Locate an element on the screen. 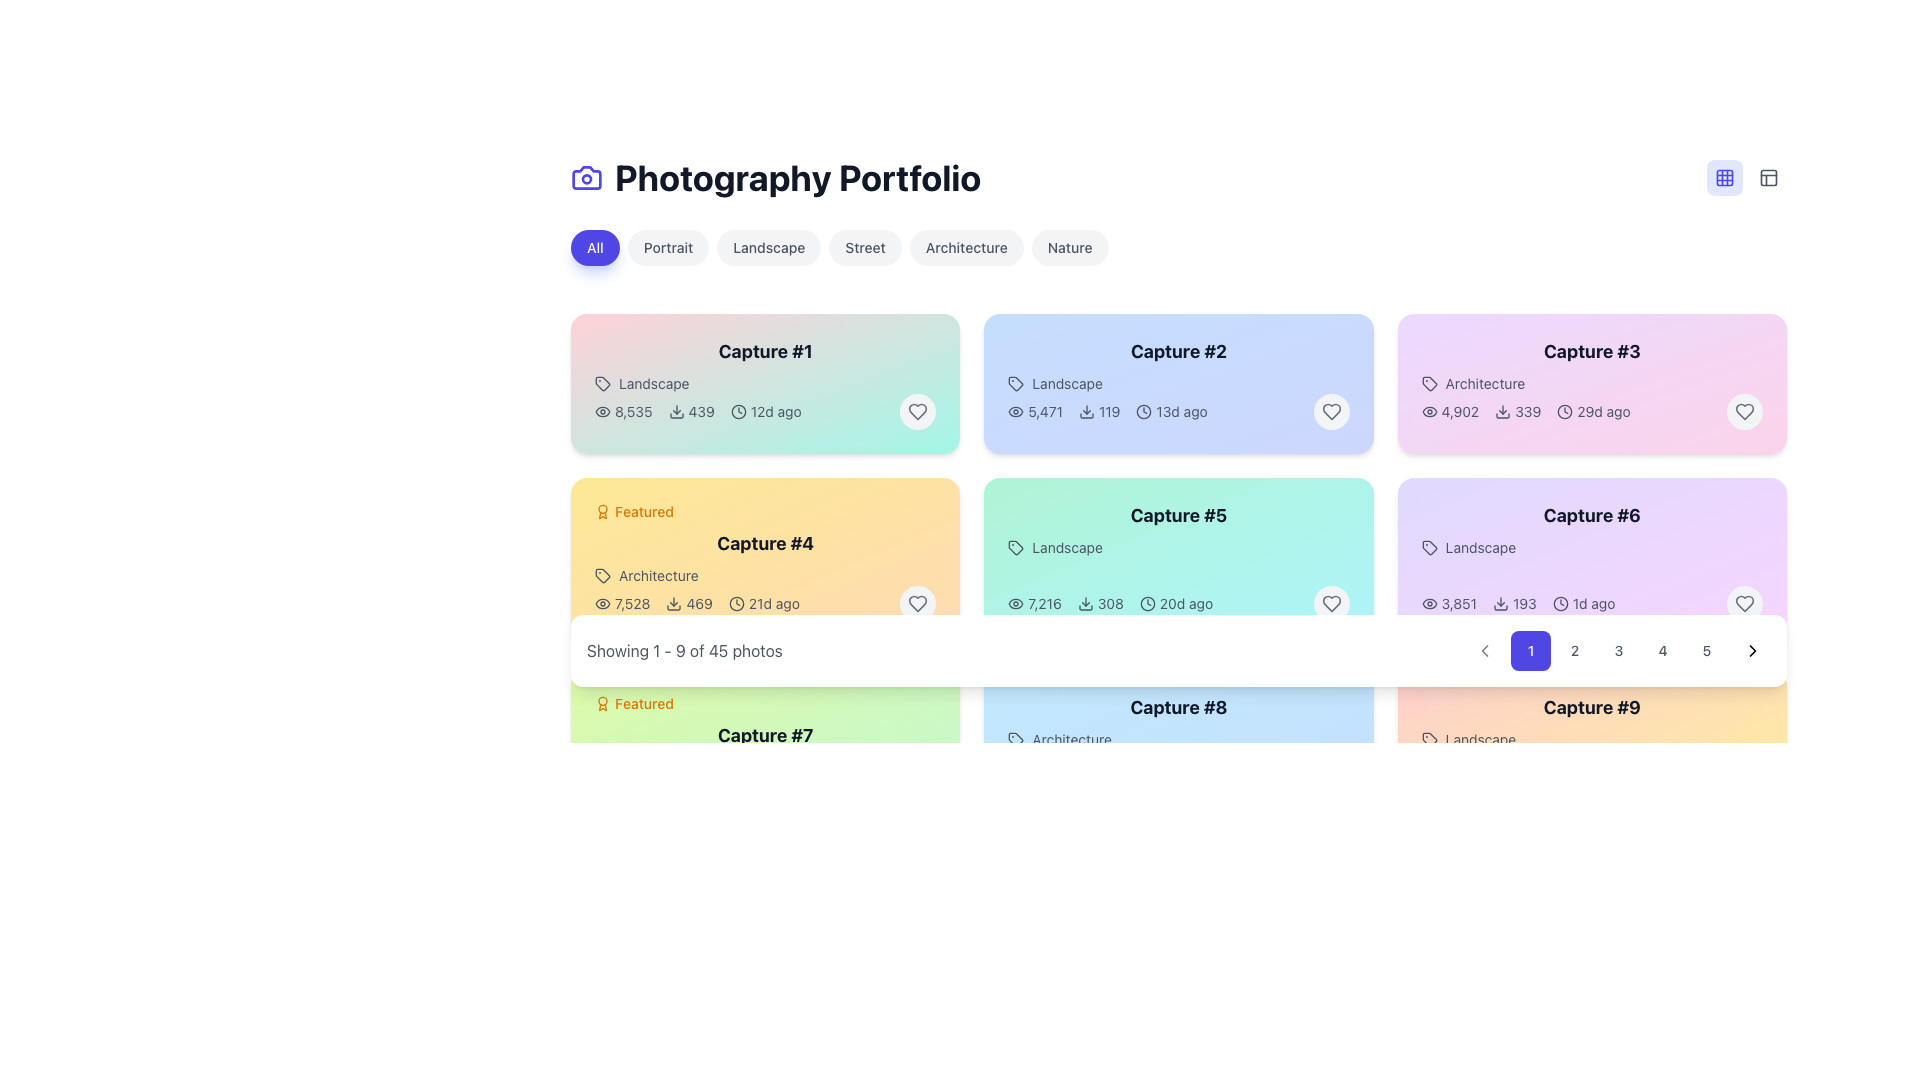 This screenshot has height=1080, width=1920. the small award or badge icon located to the left of the 'Featured' label within the card element of the photo entry grid is located at coordinates (602, 703).